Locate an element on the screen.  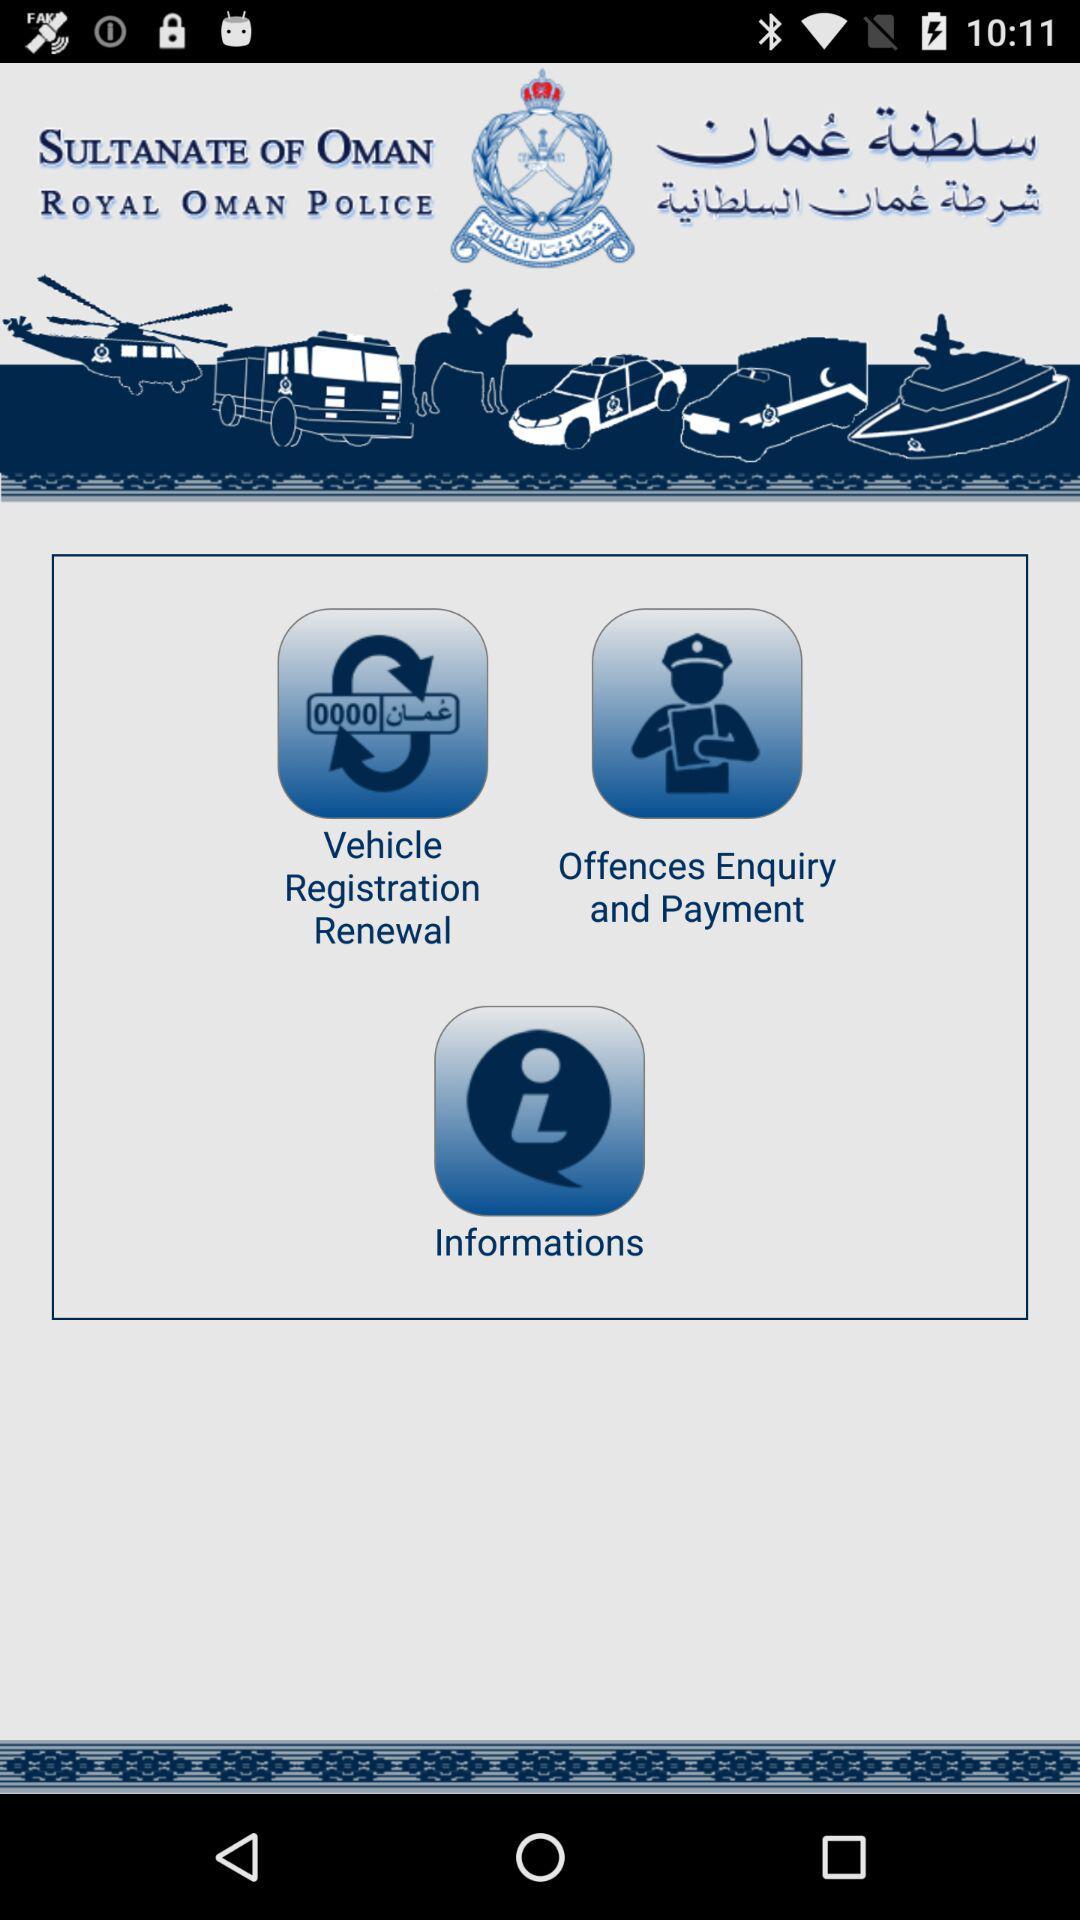
link to payment options is located at coordinates (696, 713).